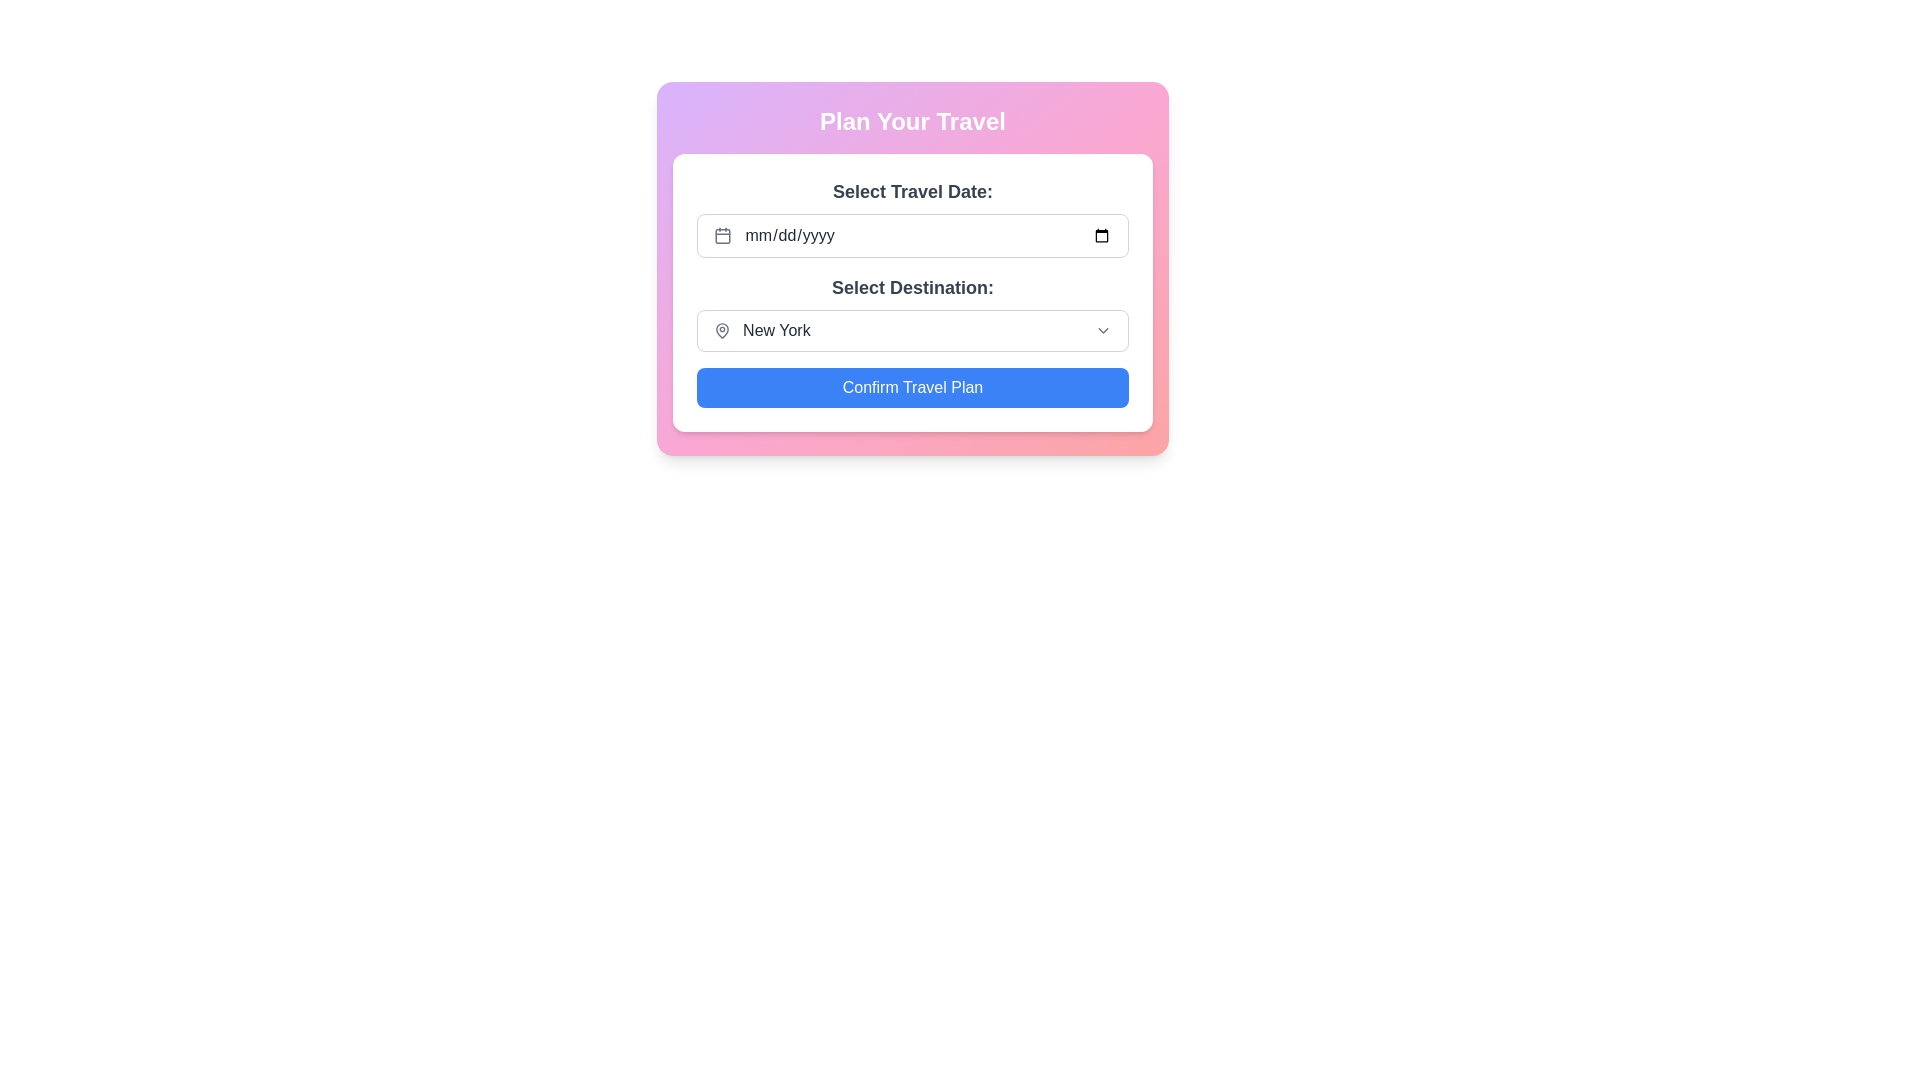 The width and height of the screenshot is (1920, 1080). What do you see at coordinates (1102, 330) in the screenshot?
I see `the downward-facing chevron icon located to the right of the 'New York' text field` at bounding box center [1102, 330].